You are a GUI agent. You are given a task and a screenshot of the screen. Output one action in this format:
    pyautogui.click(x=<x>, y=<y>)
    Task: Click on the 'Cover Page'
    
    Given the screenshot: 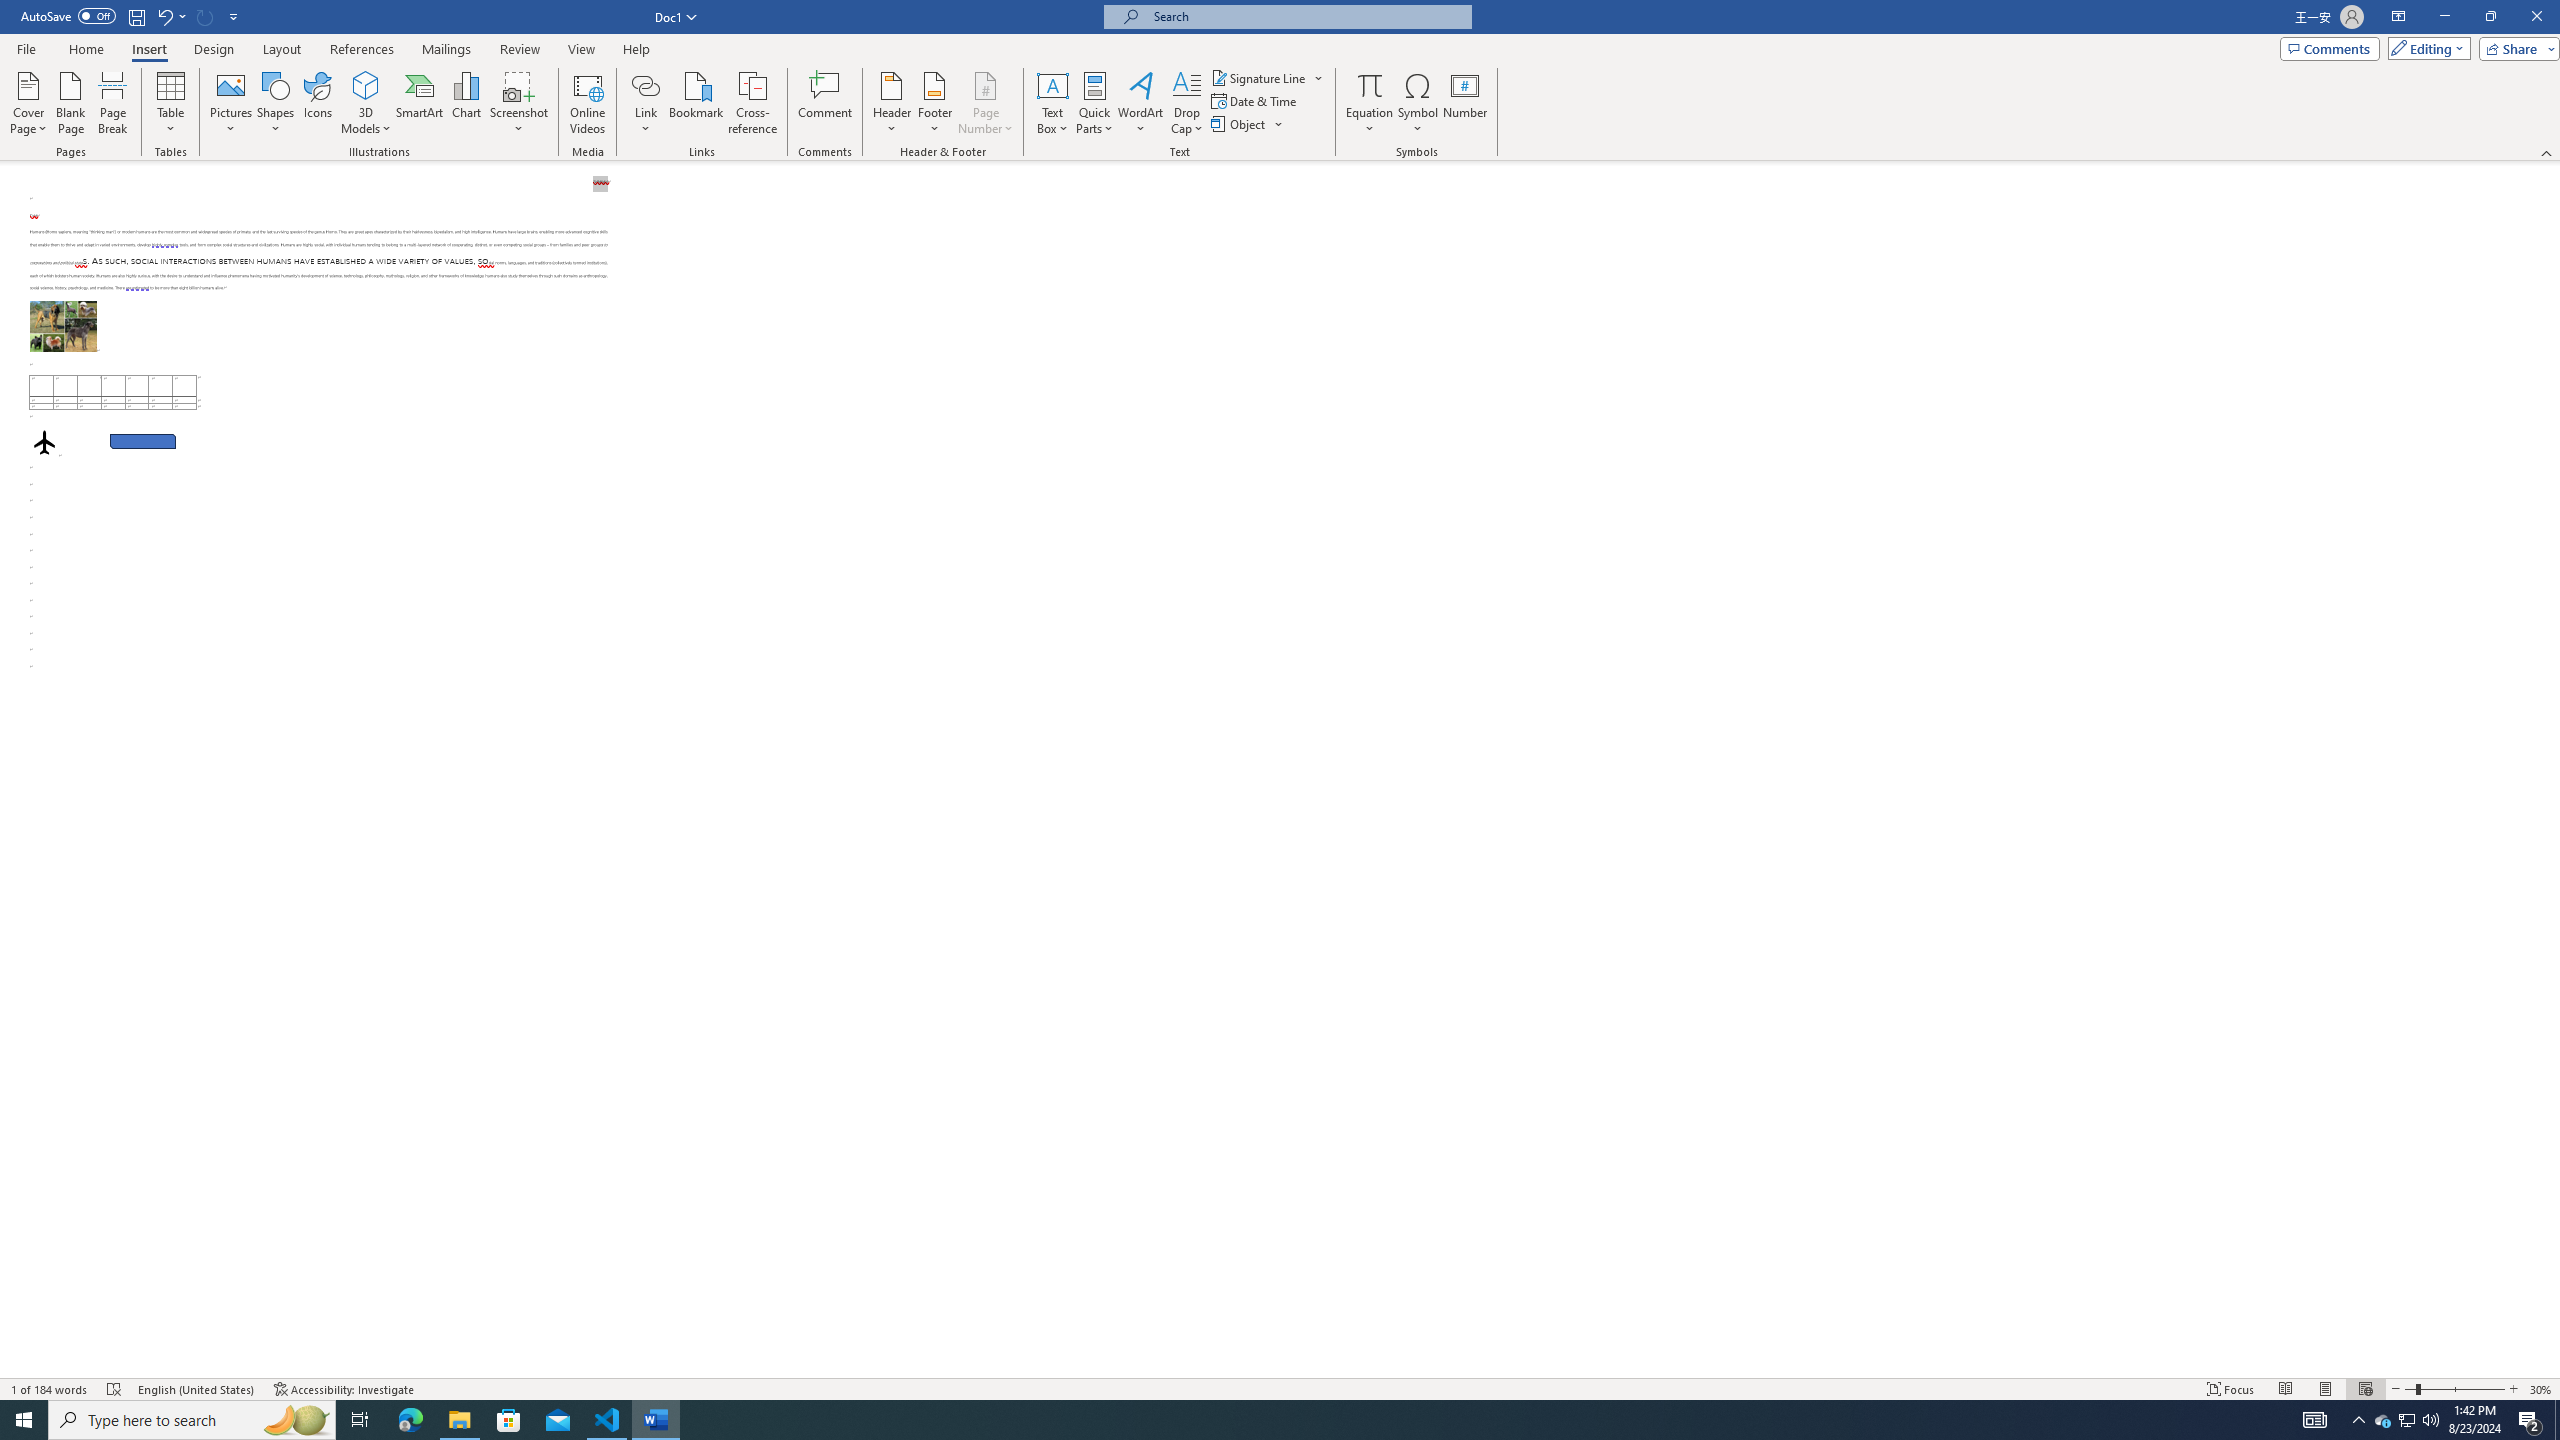 What is the action you would take?
    pyautogui.click(x=28, y=103)
    